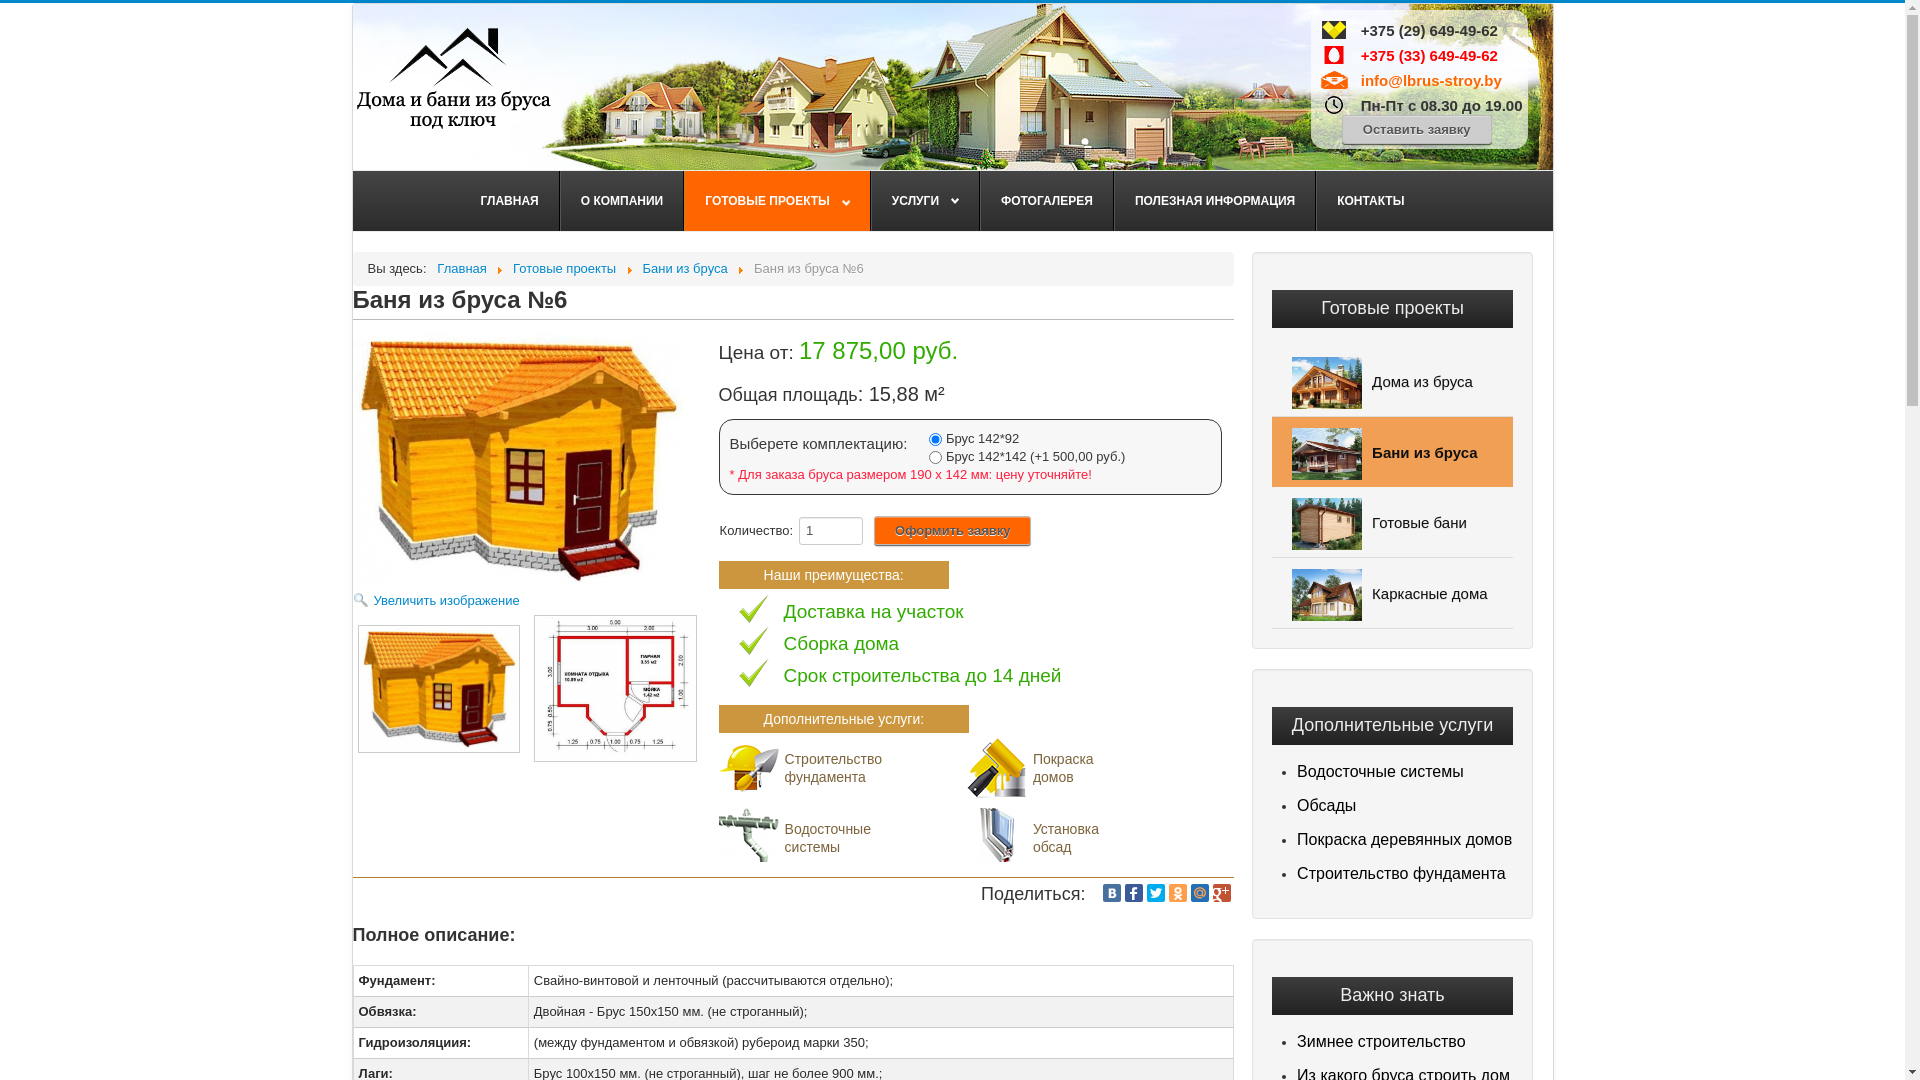 Image resolution: width=1920 pixels, height=1080 pixels. I want to click on 'Facebook', so click(1124, 892).